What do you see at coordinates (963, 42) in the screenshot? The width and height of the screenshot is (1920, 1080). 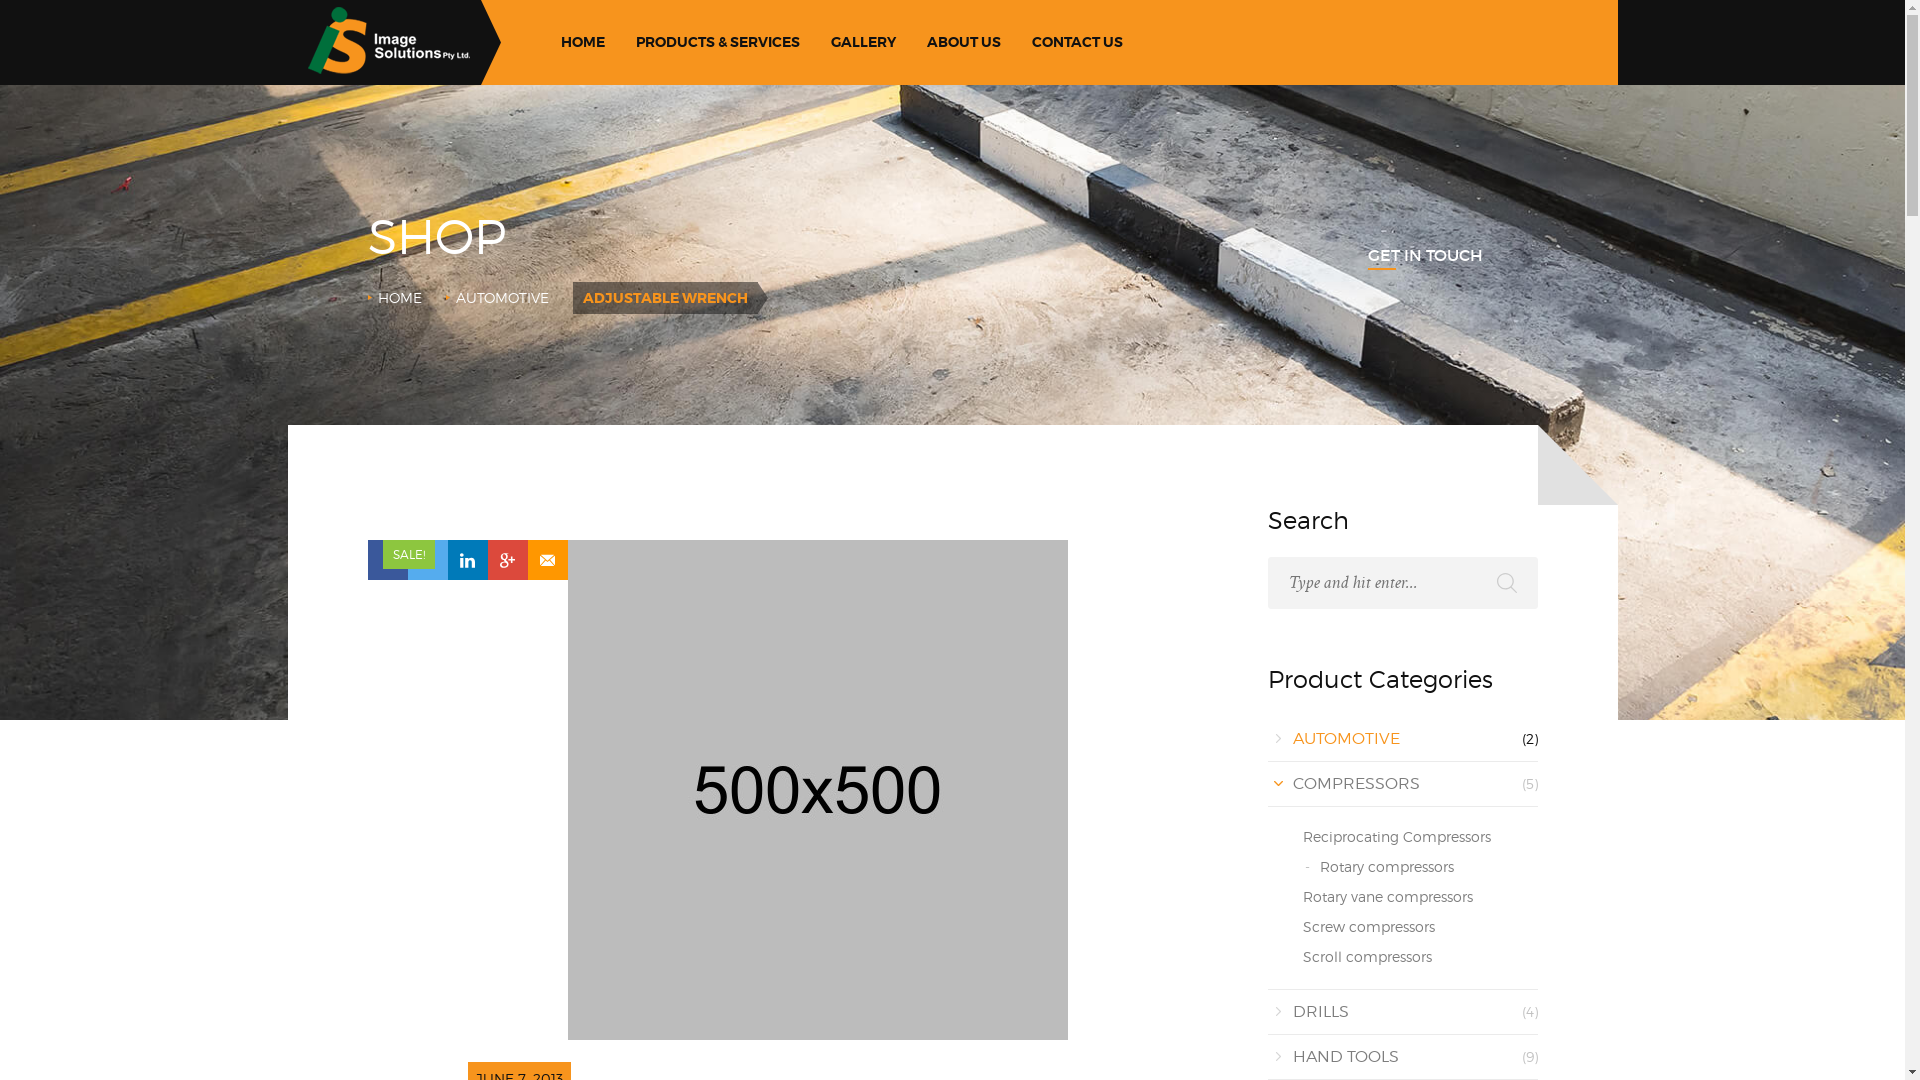 I see `'ABOUT US'` at bounding box center [963, 42].